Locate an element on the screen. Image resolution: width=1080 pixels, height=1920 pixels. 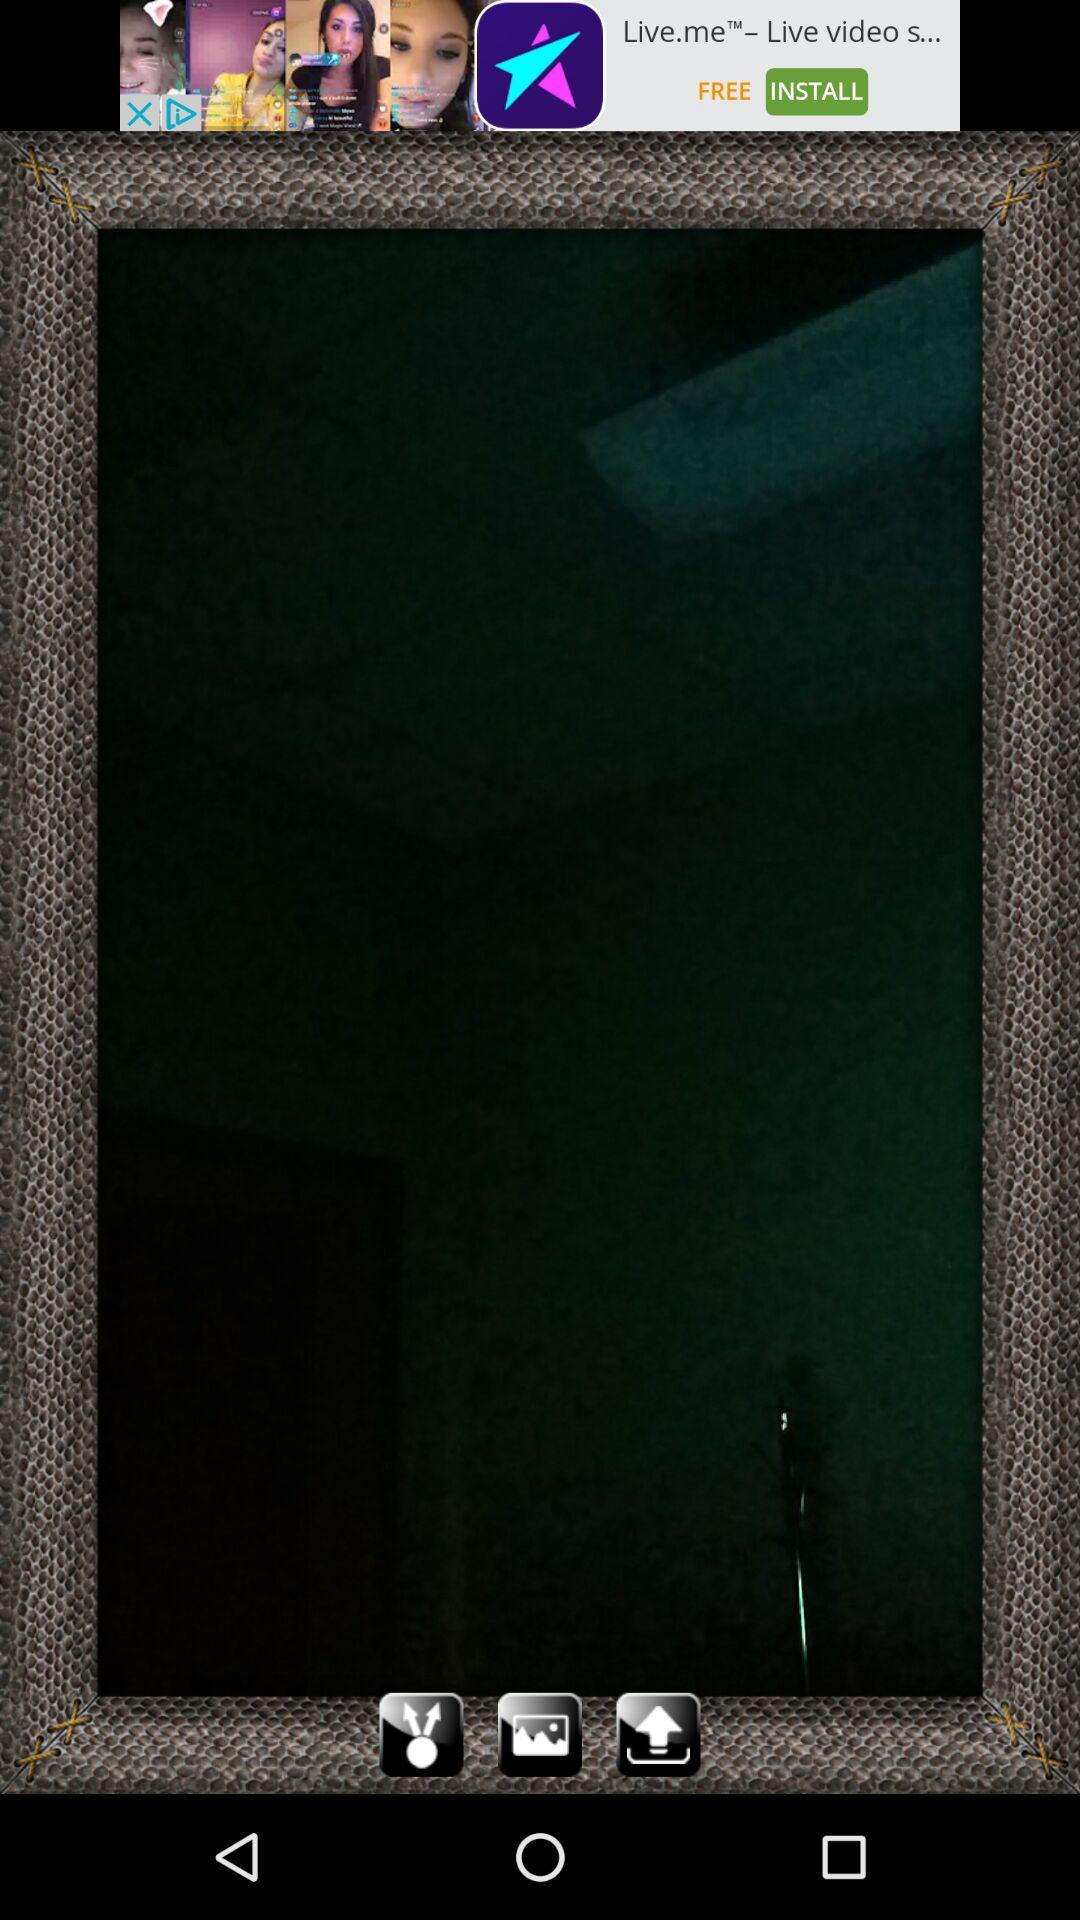
the wallpaper icon is located at coordinates (540, 1855).